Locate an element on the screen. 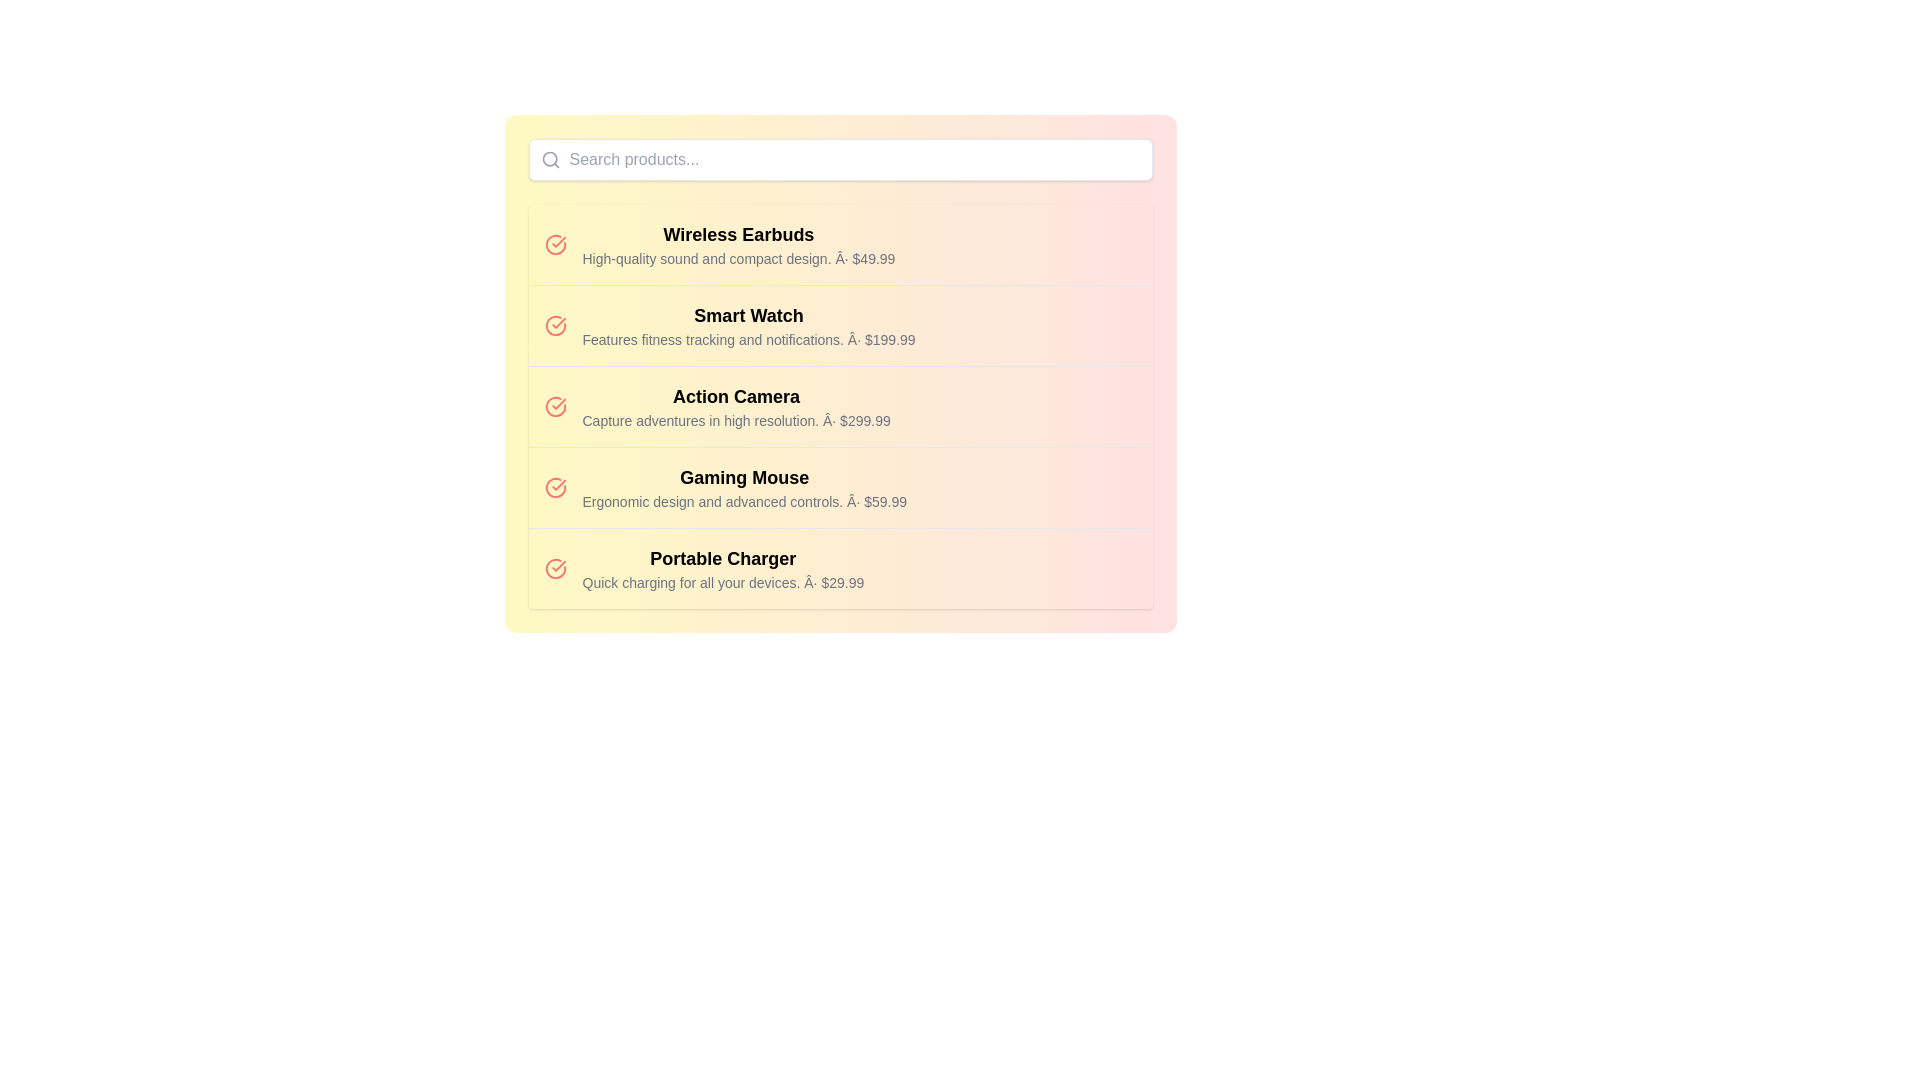 Image resolution: width=1920 pixels, height=1080 pixels. the fifth product item in a vertically stacked list, which represents a 'Portable Charger', located at the bottom of the list with a yellow gradient background is located at coordinates (840, 568).